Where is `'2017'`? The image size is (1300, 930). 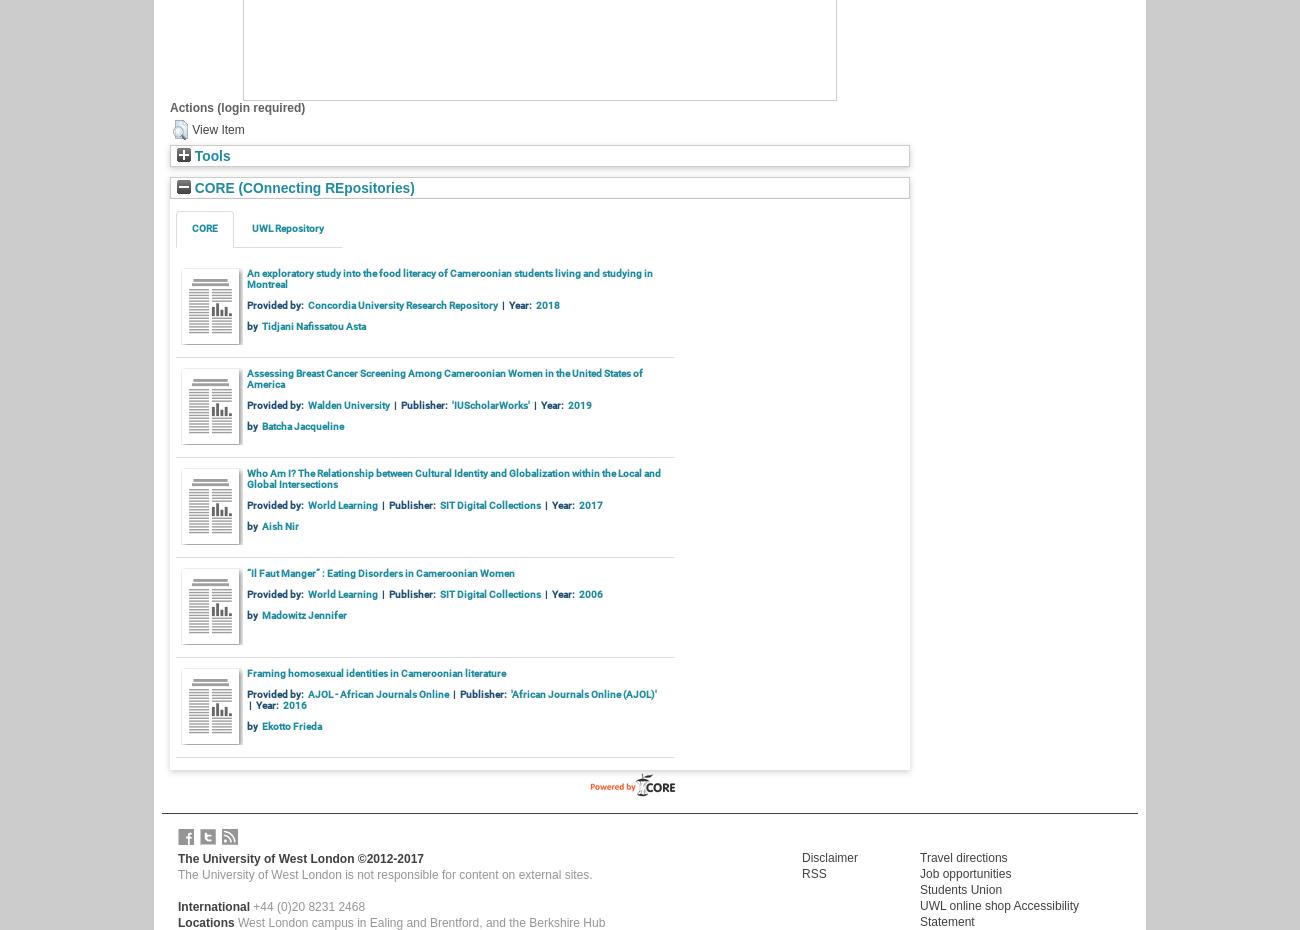
'2017' is located at coordinates (589, 503).